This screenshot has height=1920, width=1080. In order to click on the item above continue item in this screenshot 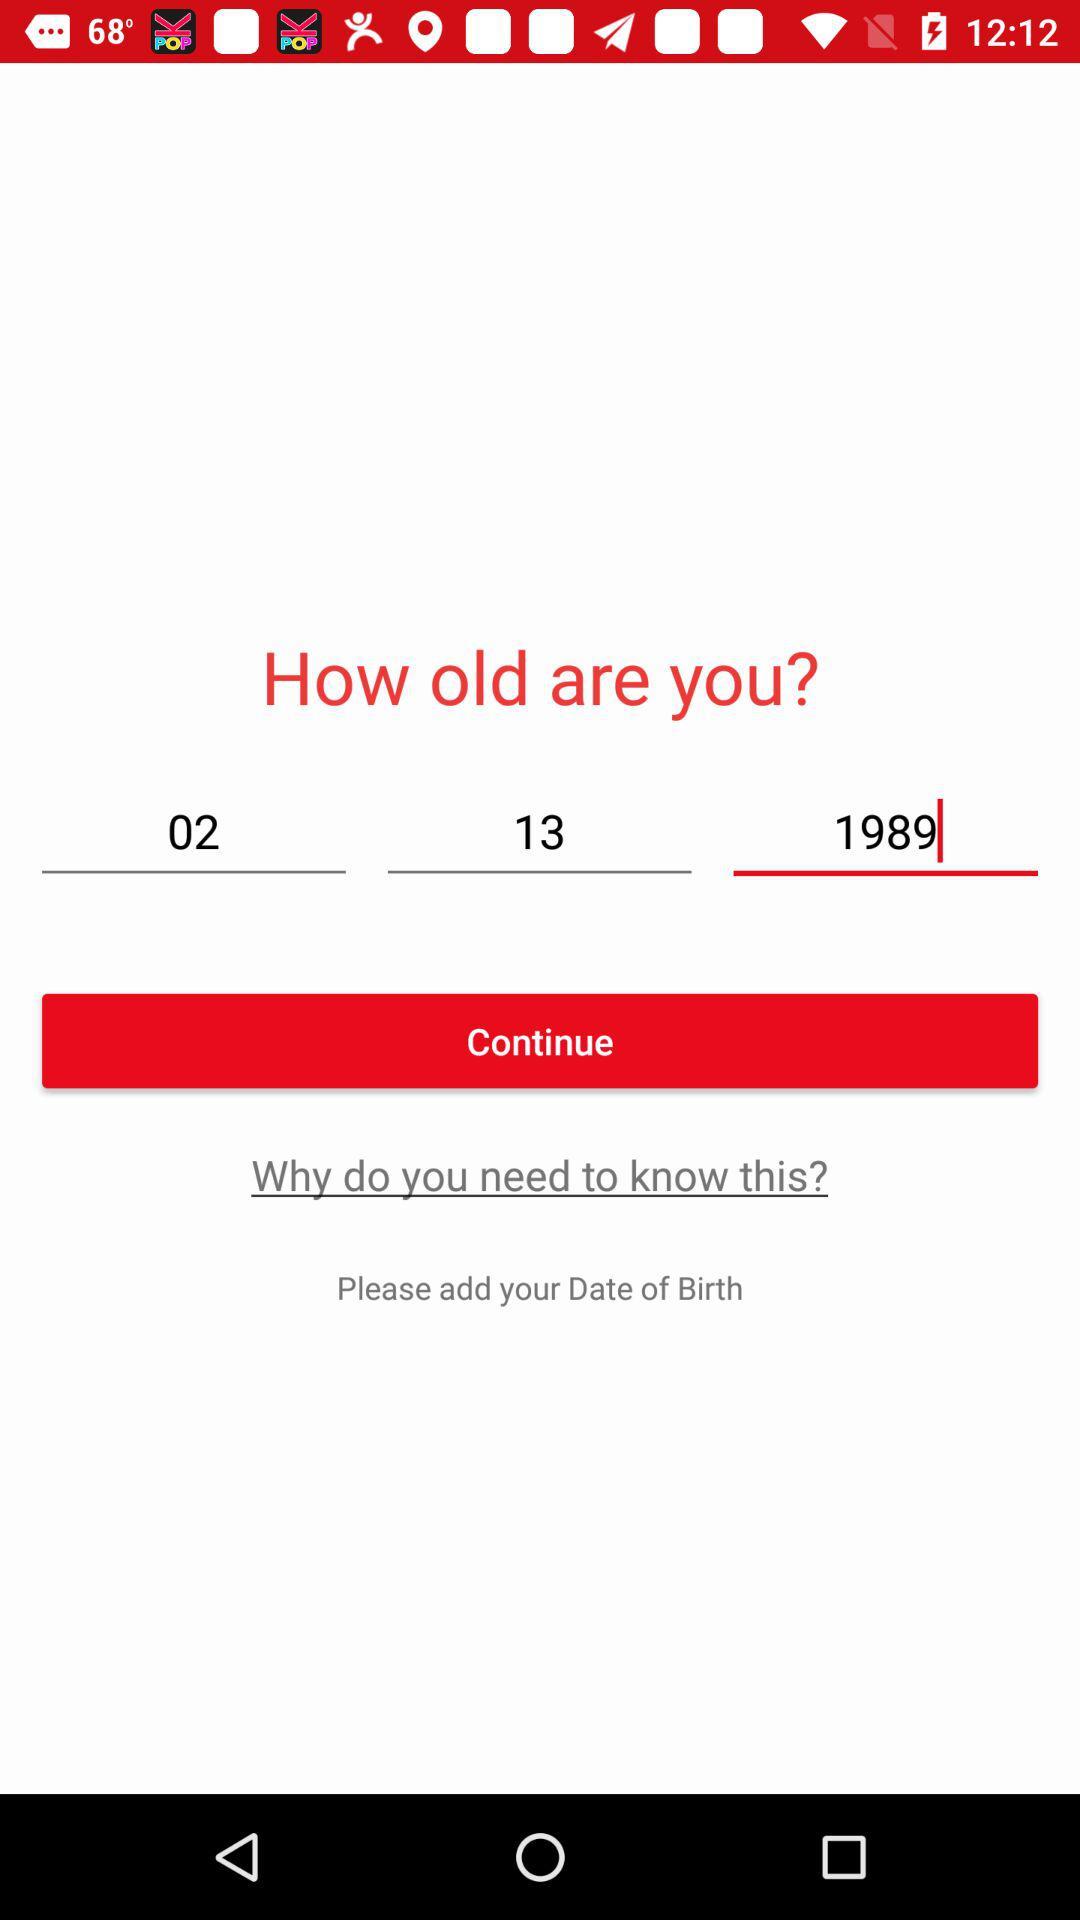, I will do `click(193, 830)`.